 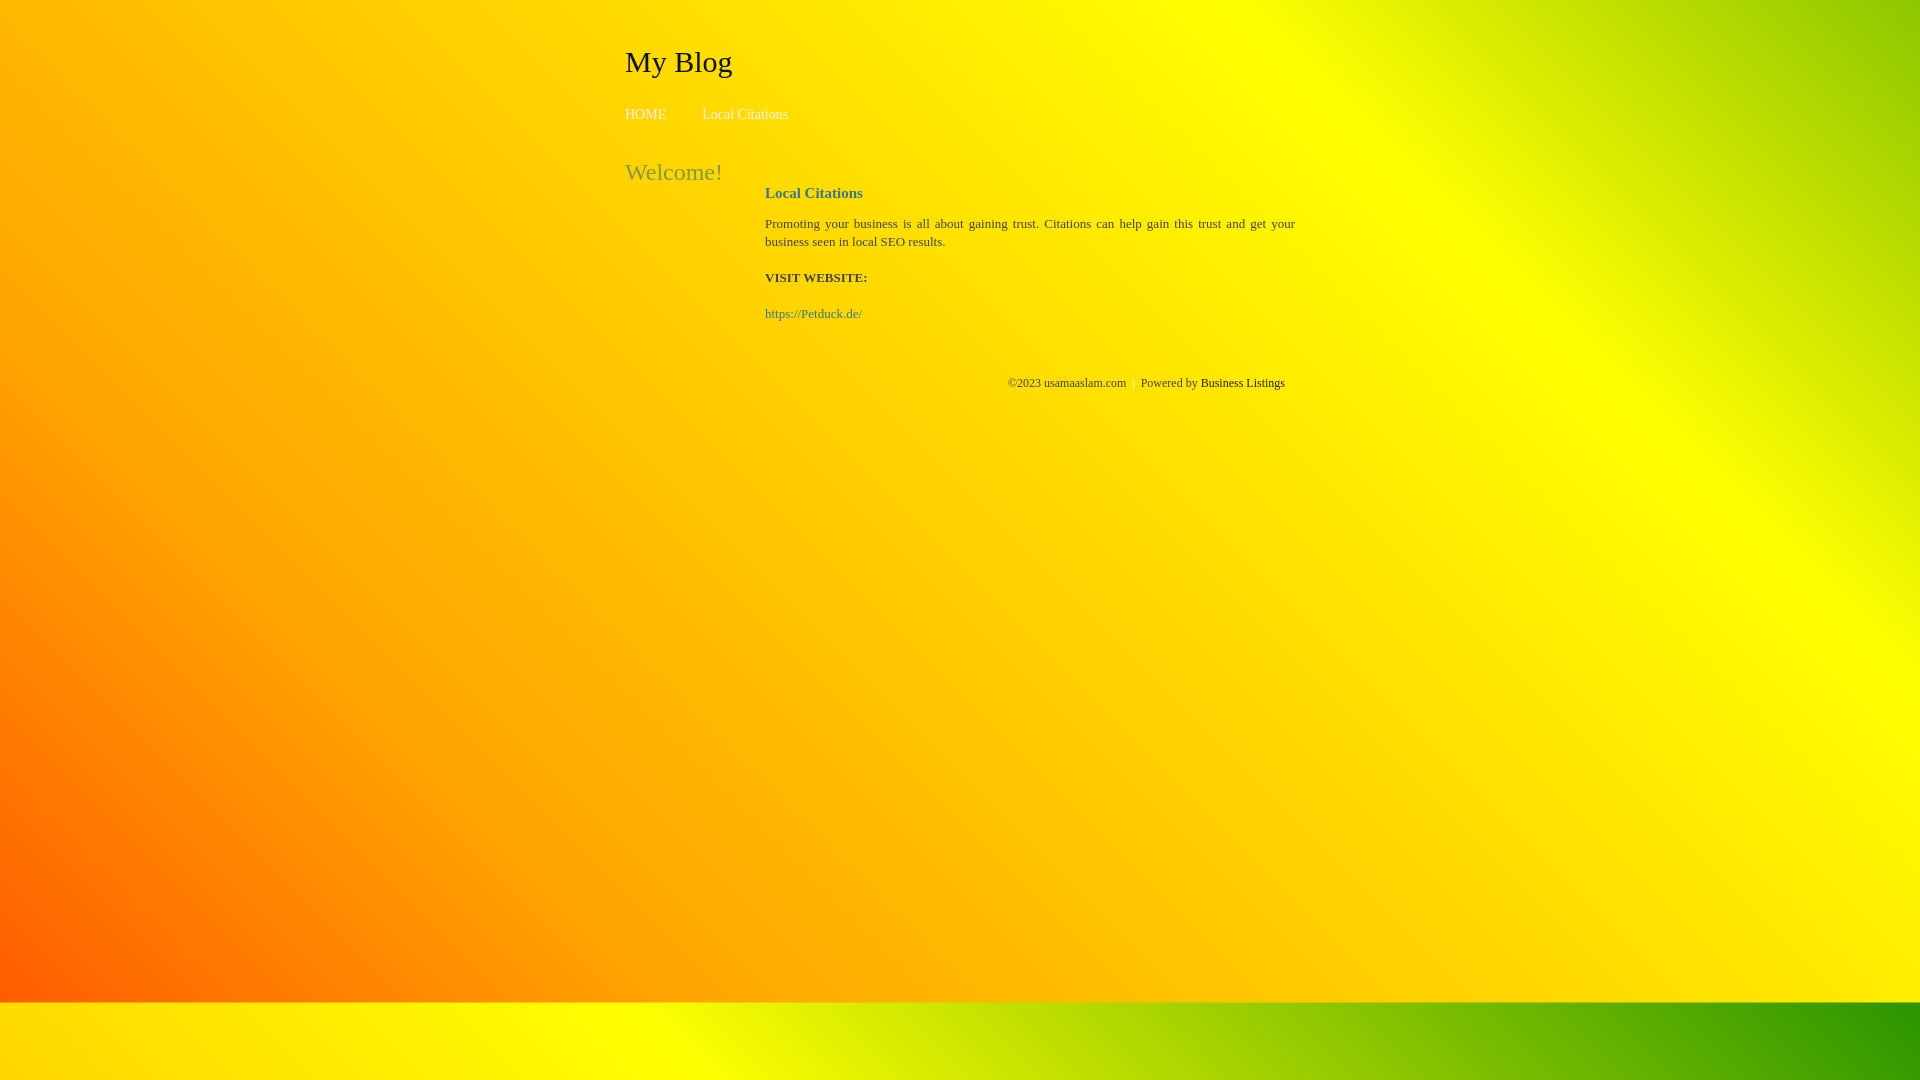 I want to click on 'https://Petduck.de/', so click(x=813, y=313).